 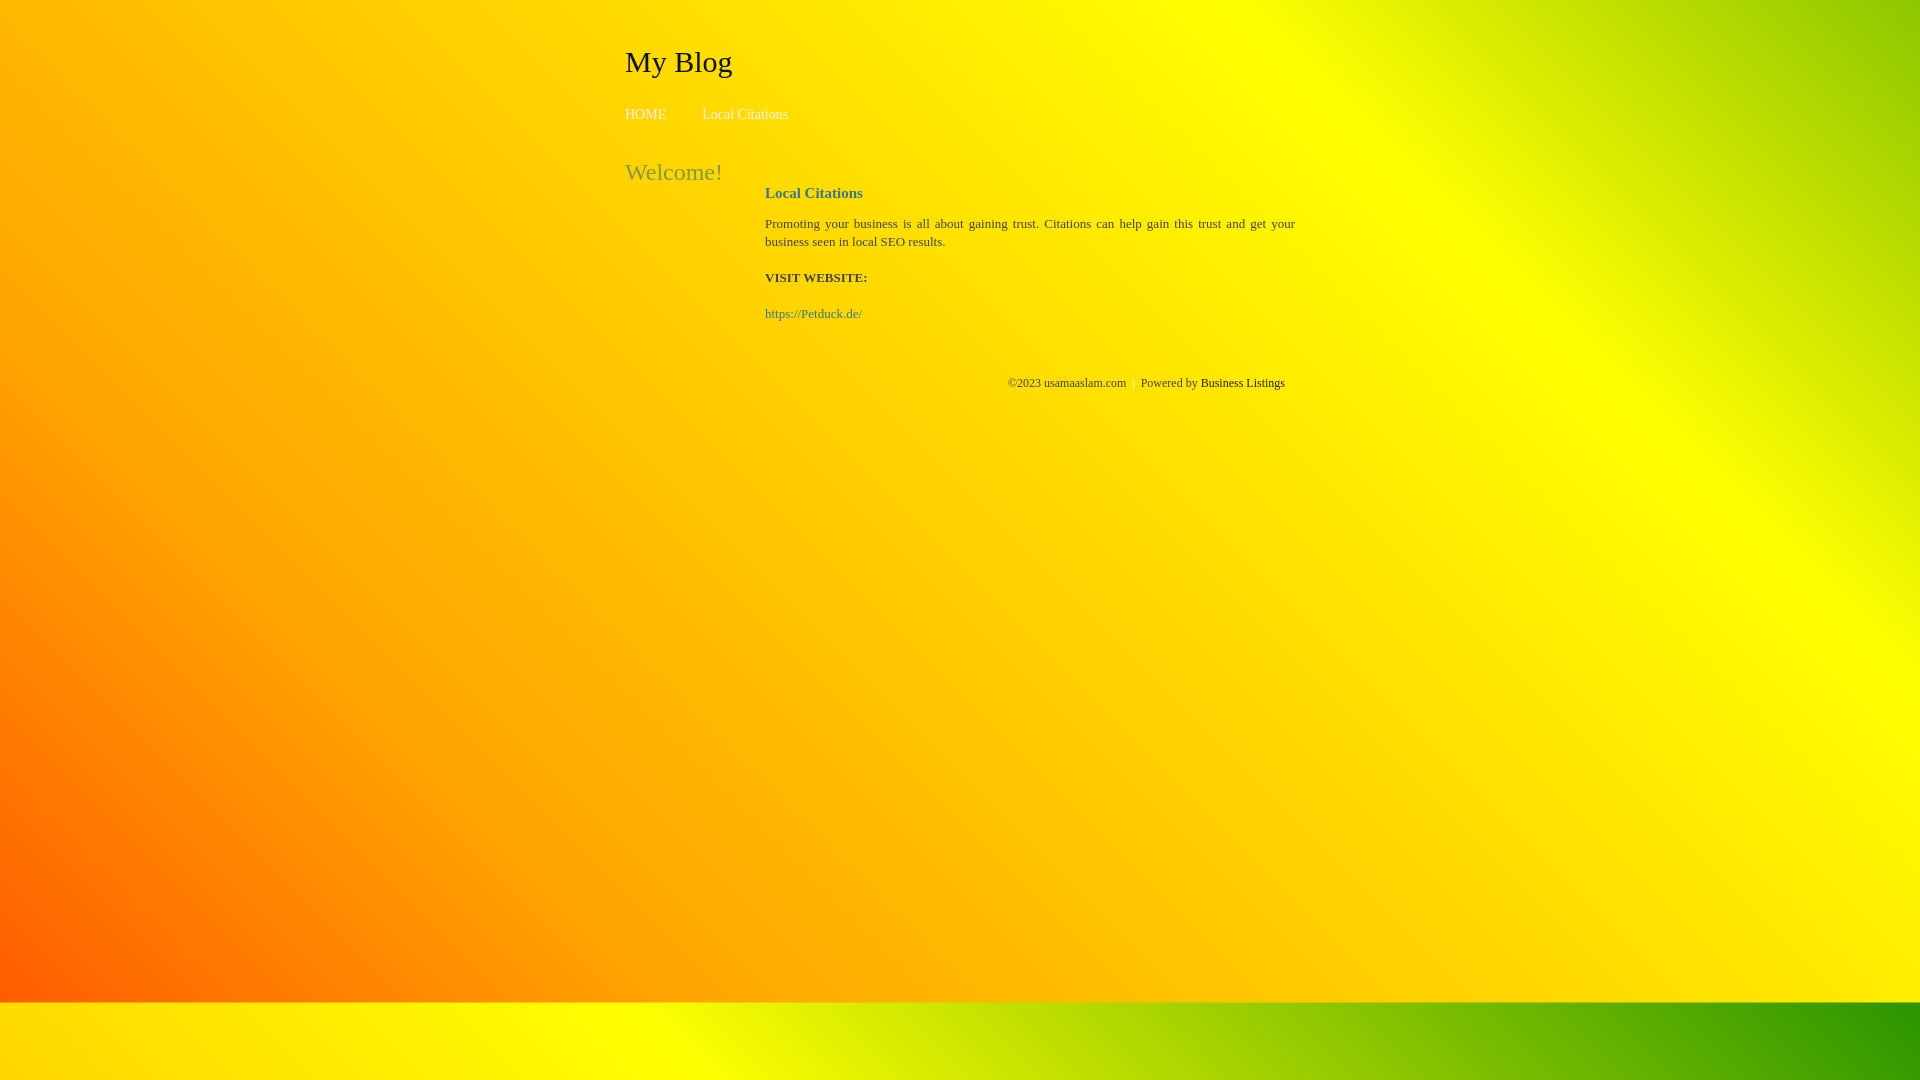 I want to click on 'https://Petduck.de/', so click(x=813, y=313).